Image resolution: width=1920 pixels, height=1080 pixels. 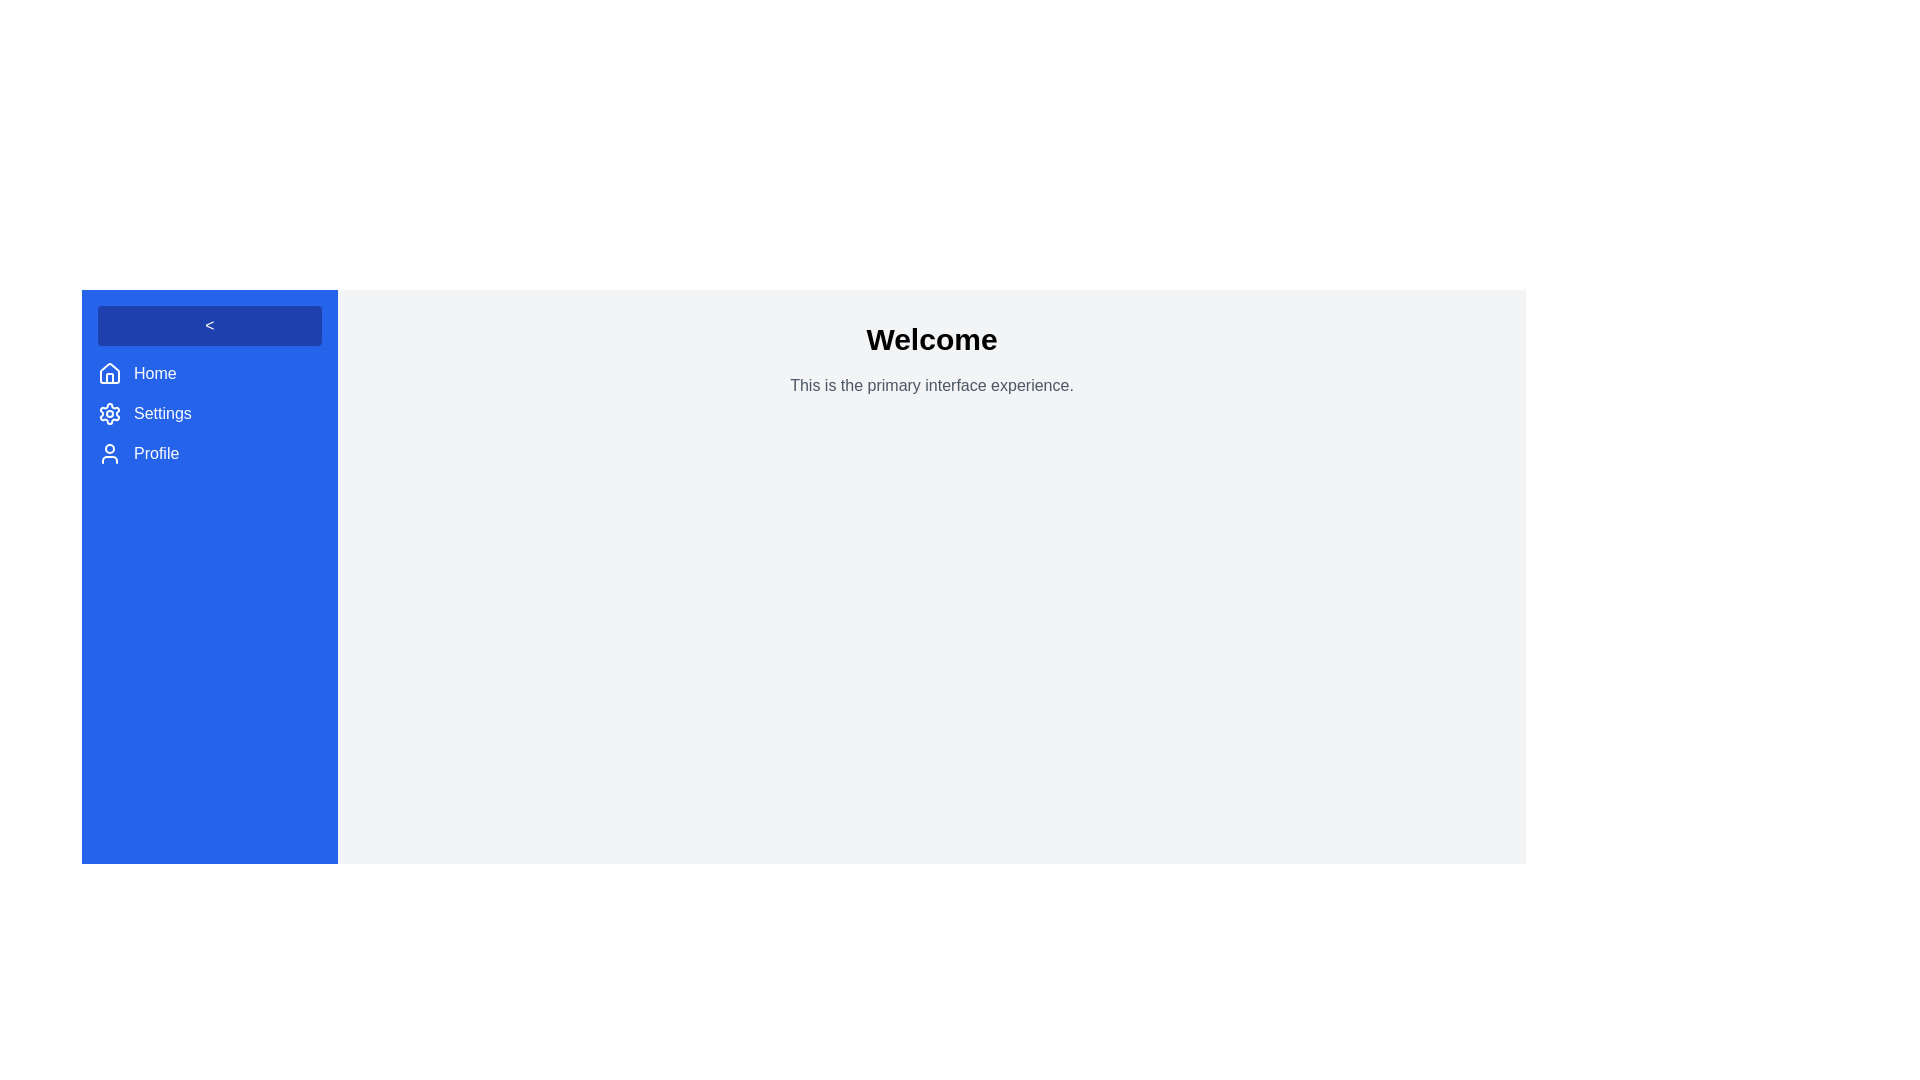 I want to click on the blue gear-shaped icon with white outlines next to the 'Settings' label in the vertical navigation menu, so click(x=109, y=412).